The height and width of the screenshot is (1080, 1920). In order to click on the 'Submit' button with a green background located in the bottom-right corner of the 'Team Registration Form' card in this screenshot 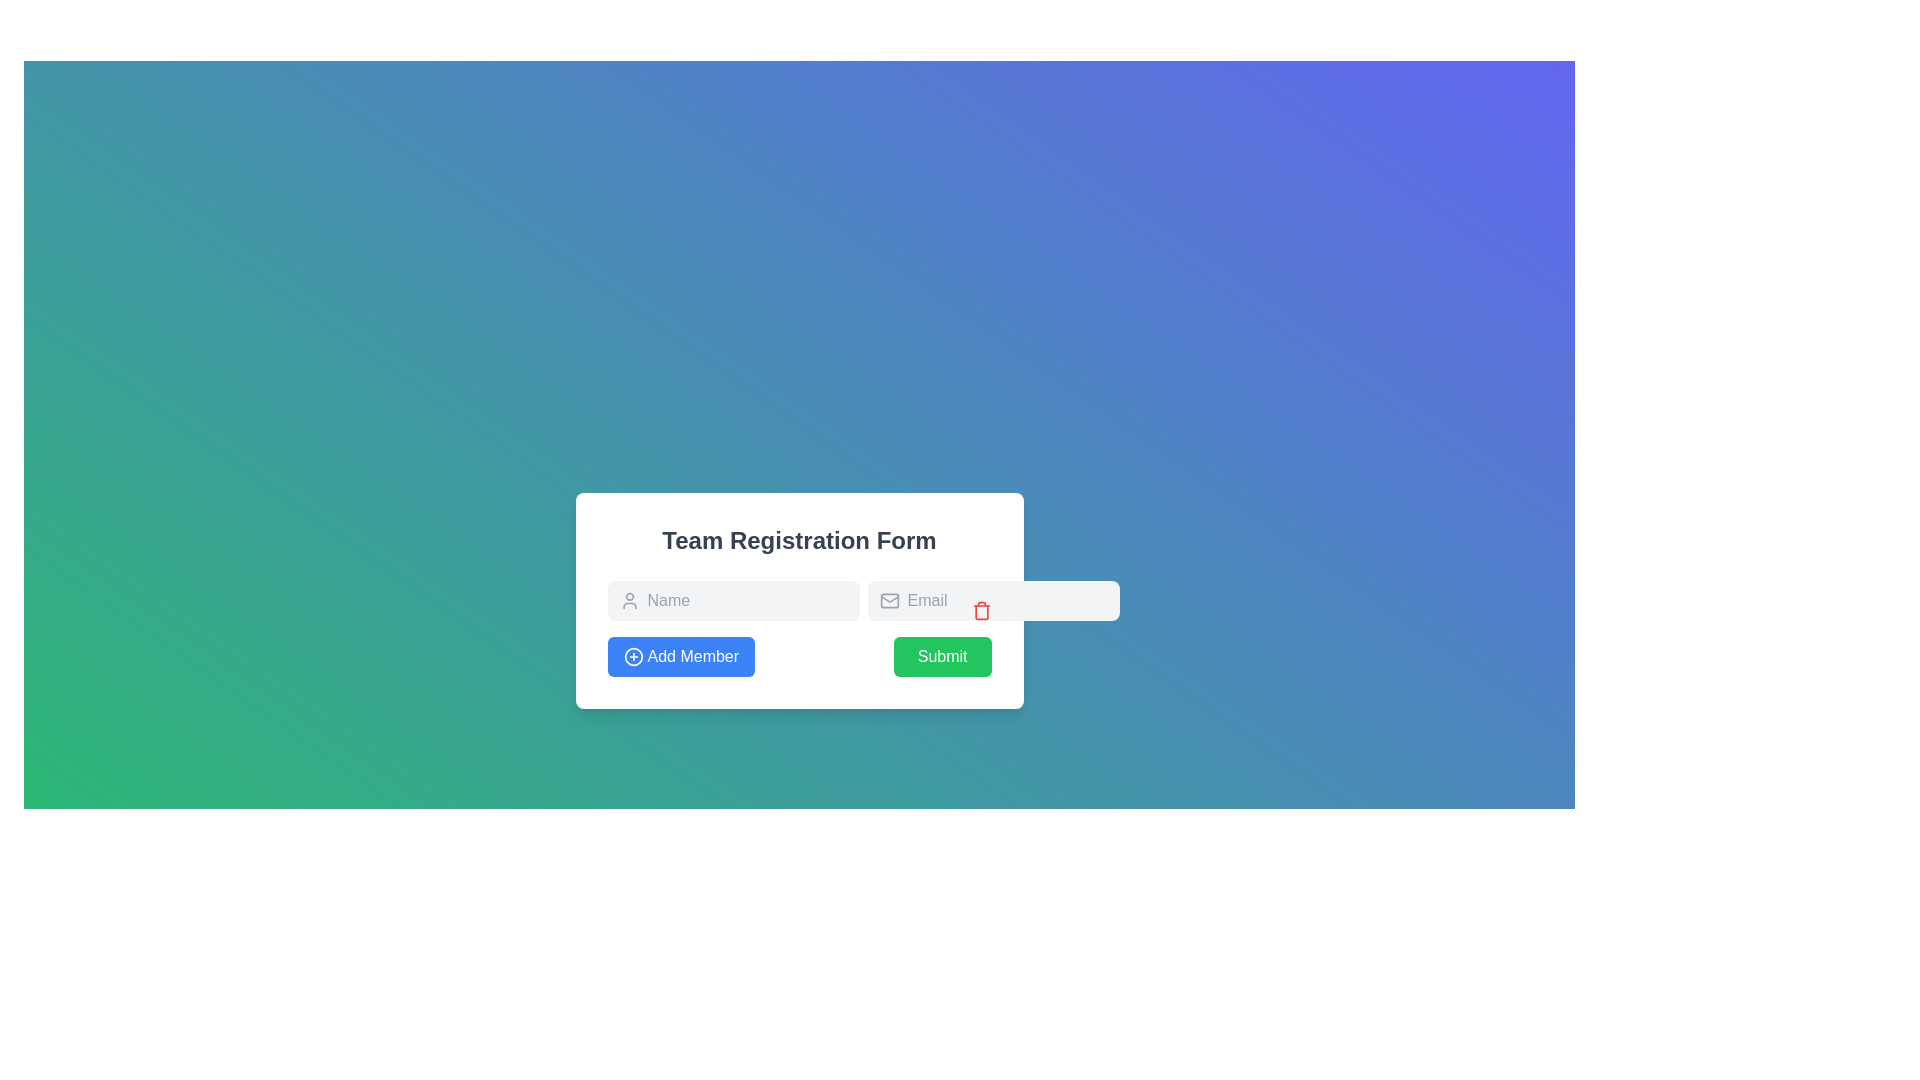, I will do `click(940, 656)`.